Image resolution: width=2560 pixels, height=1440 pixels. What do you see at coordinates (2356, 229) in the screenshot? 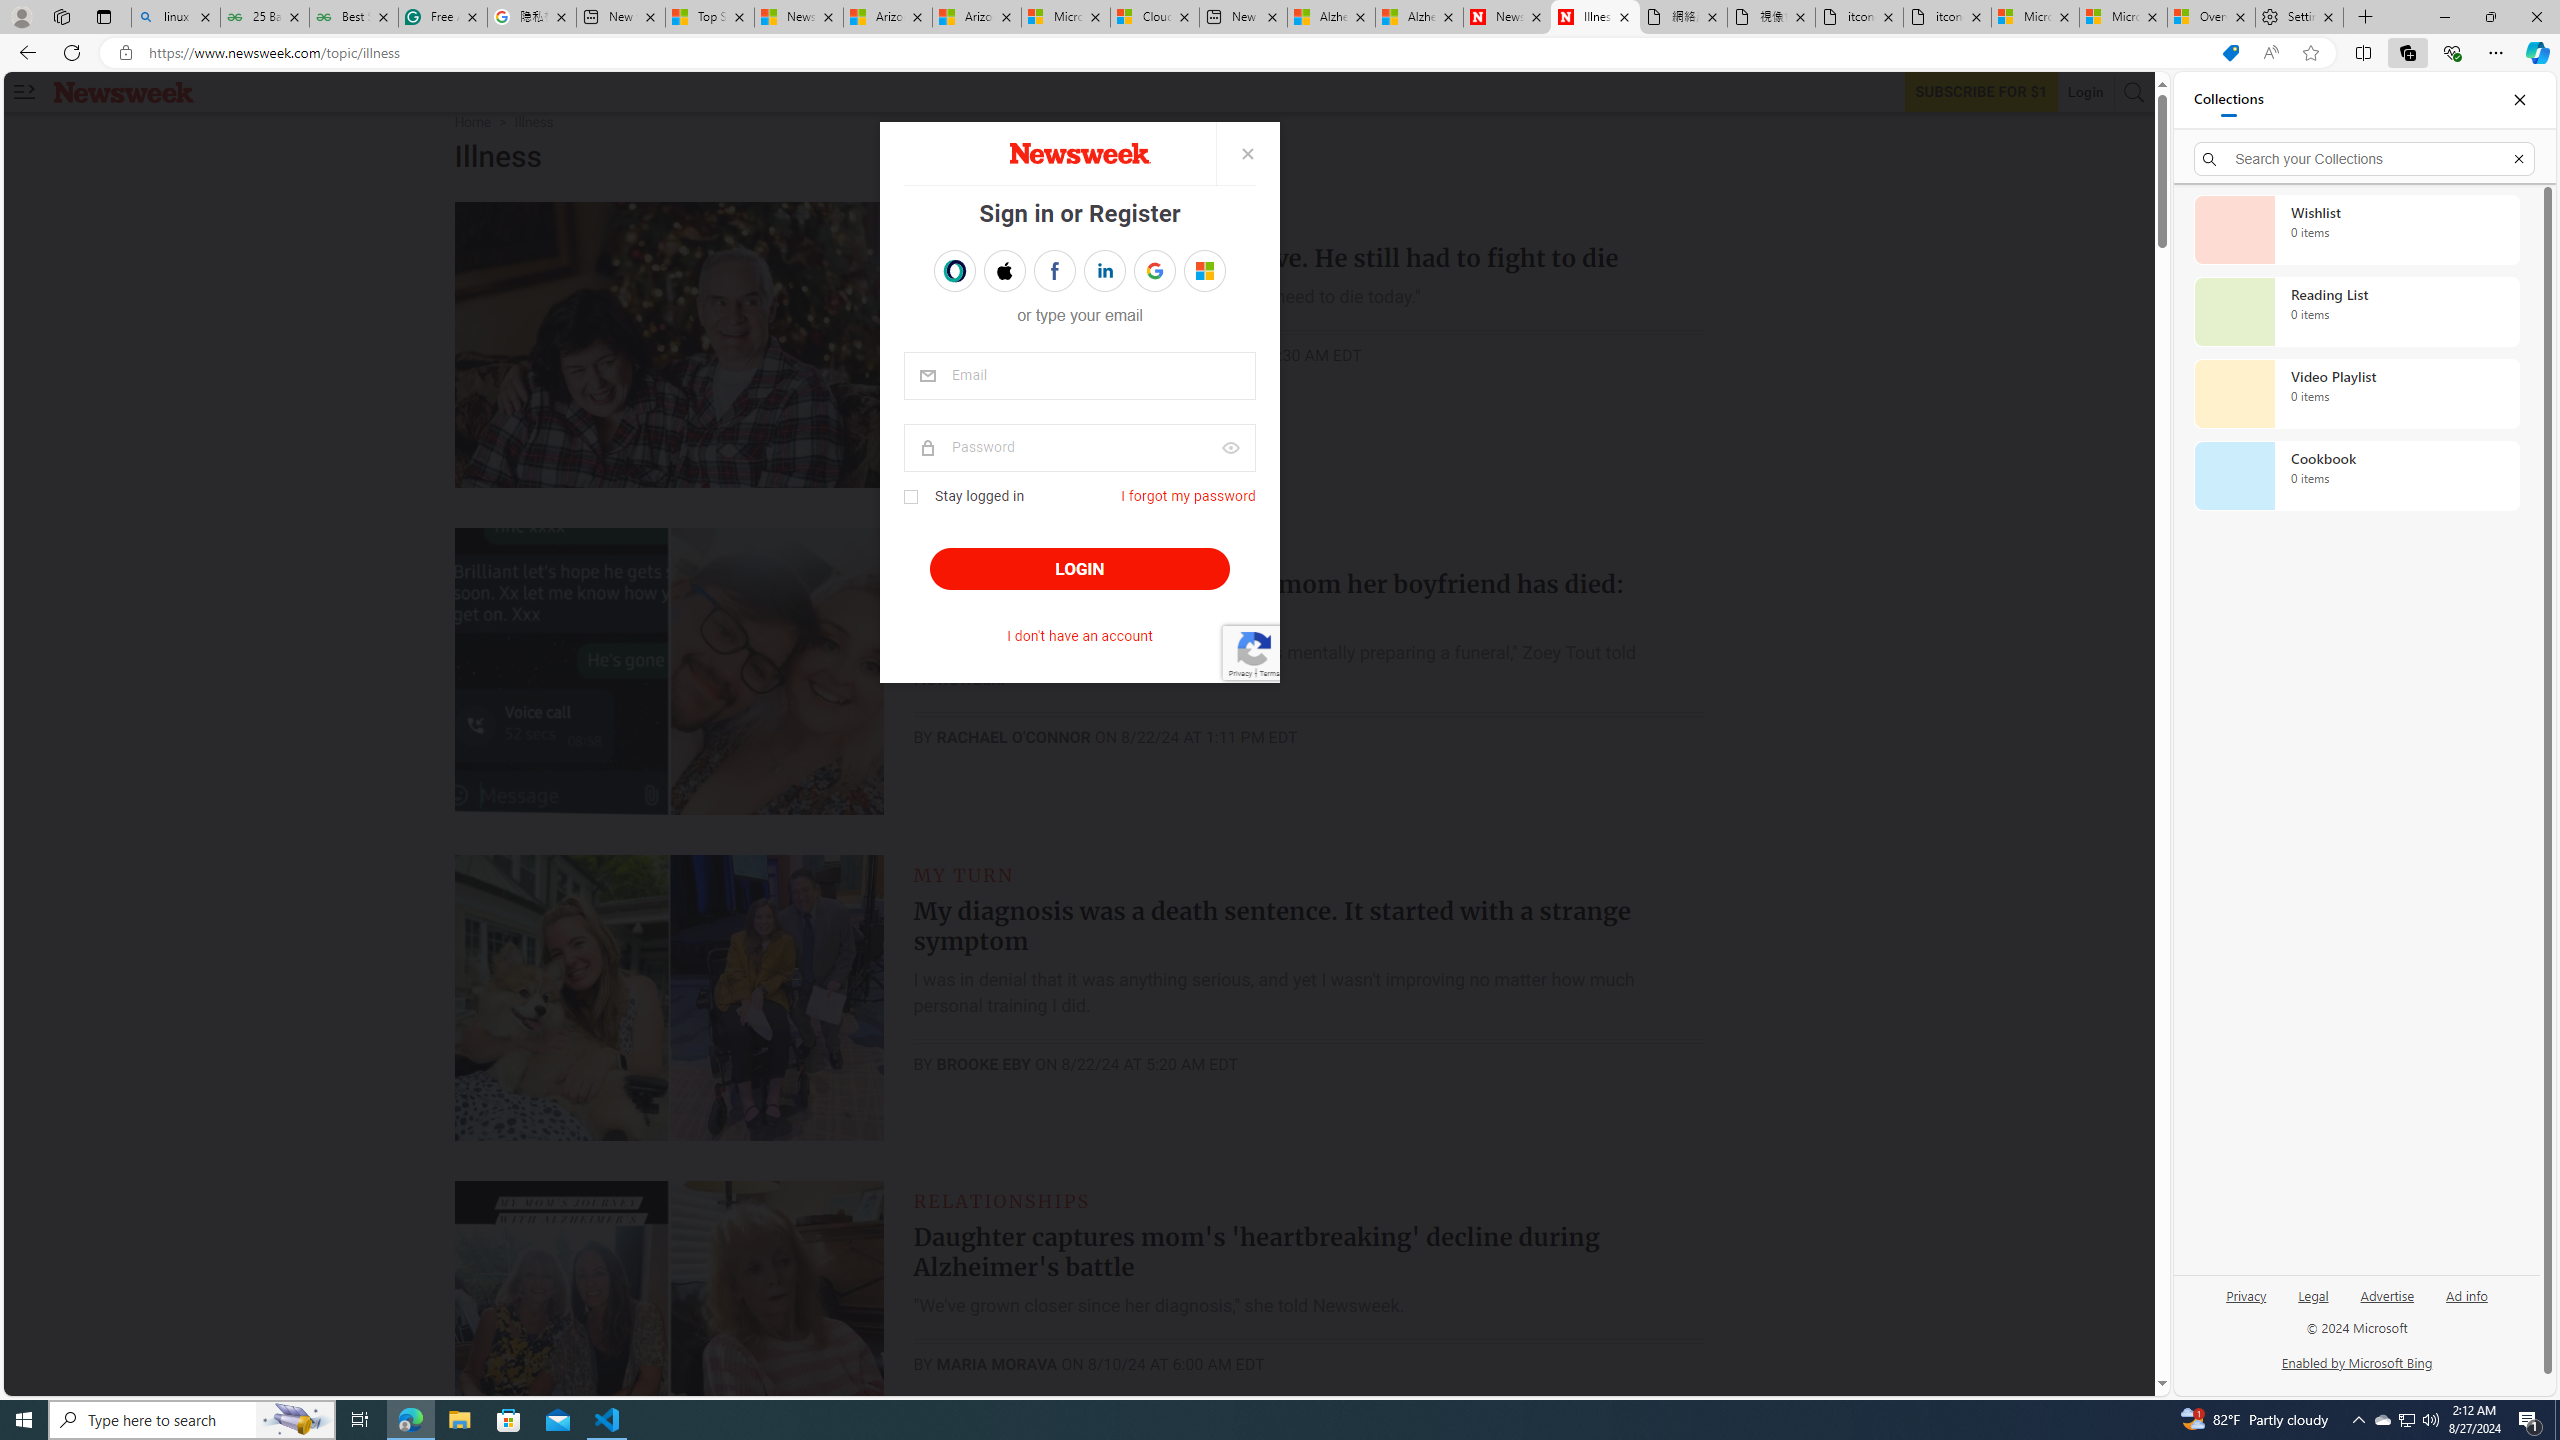
I see `'Wishlist collection, 0 items'` at bounding box center [2356, 229].